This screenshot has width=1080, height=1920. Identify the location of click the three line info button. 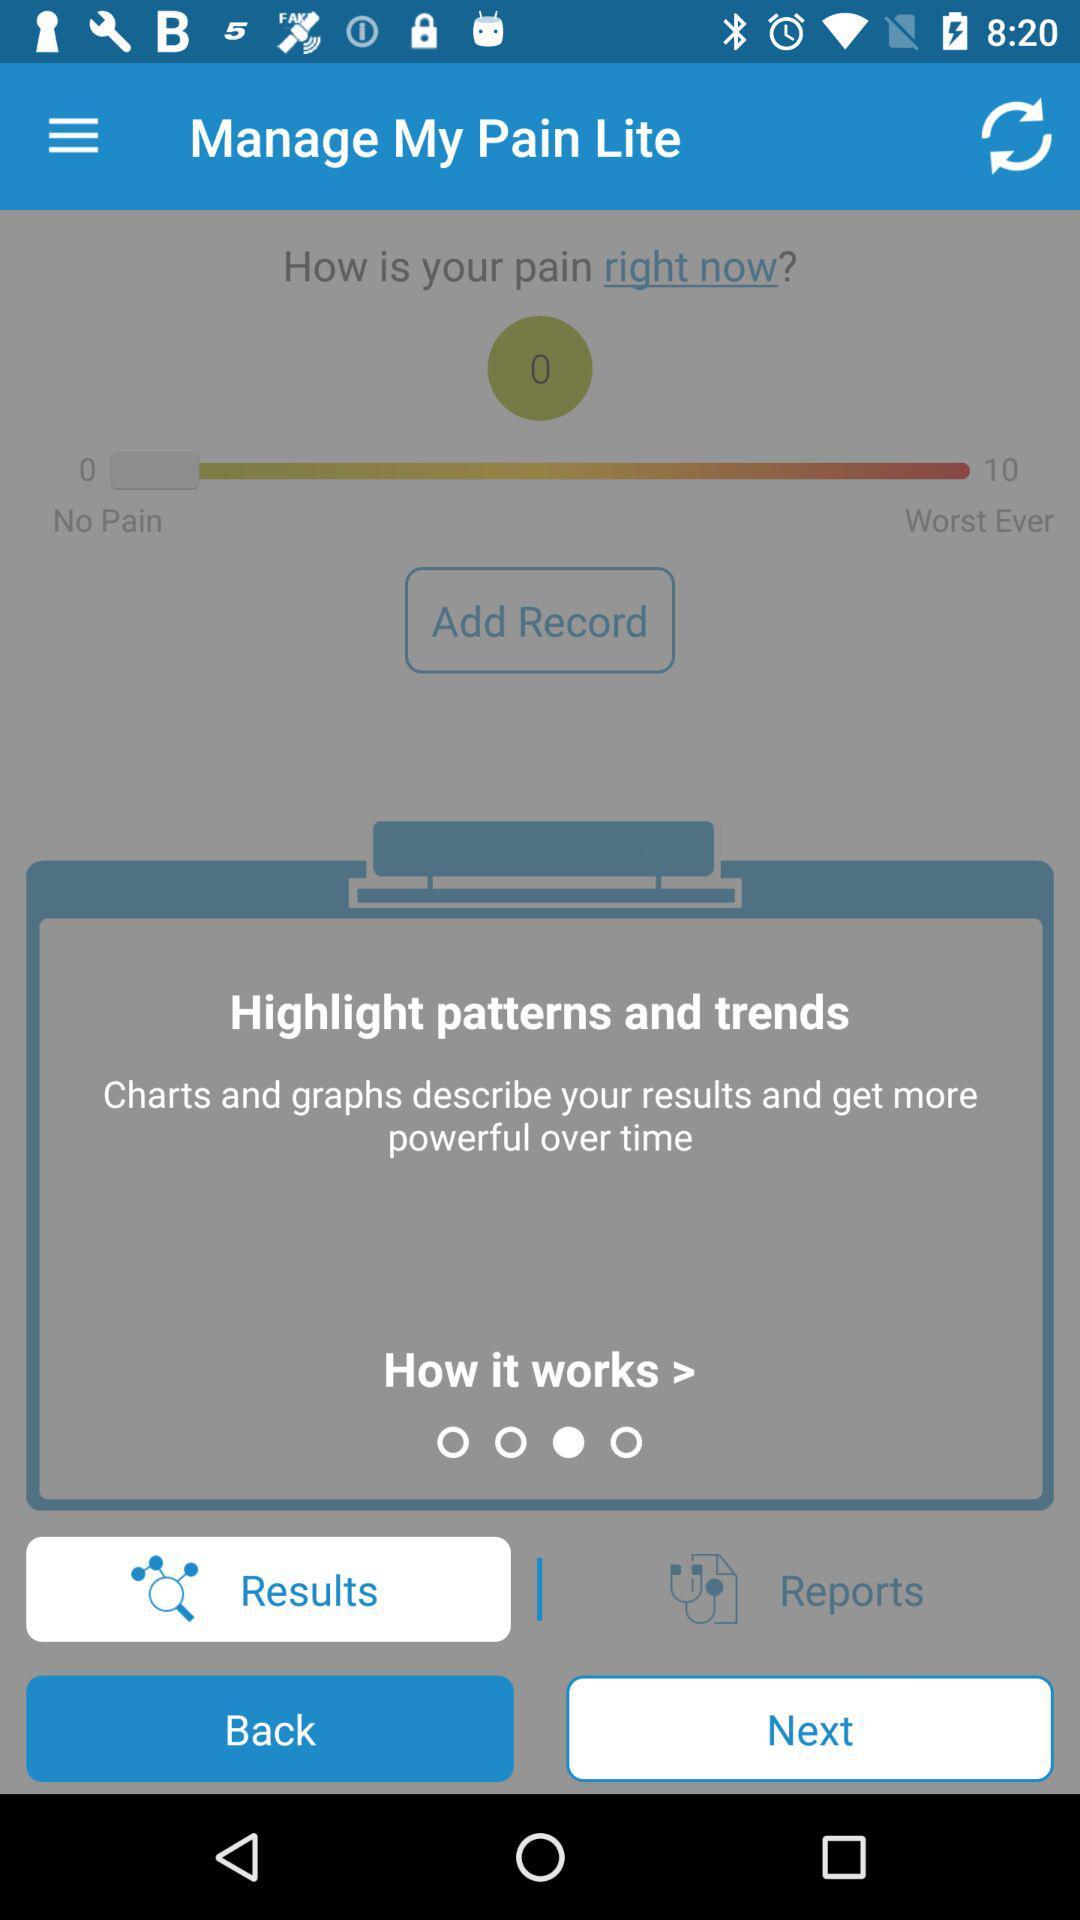
(72, 135).